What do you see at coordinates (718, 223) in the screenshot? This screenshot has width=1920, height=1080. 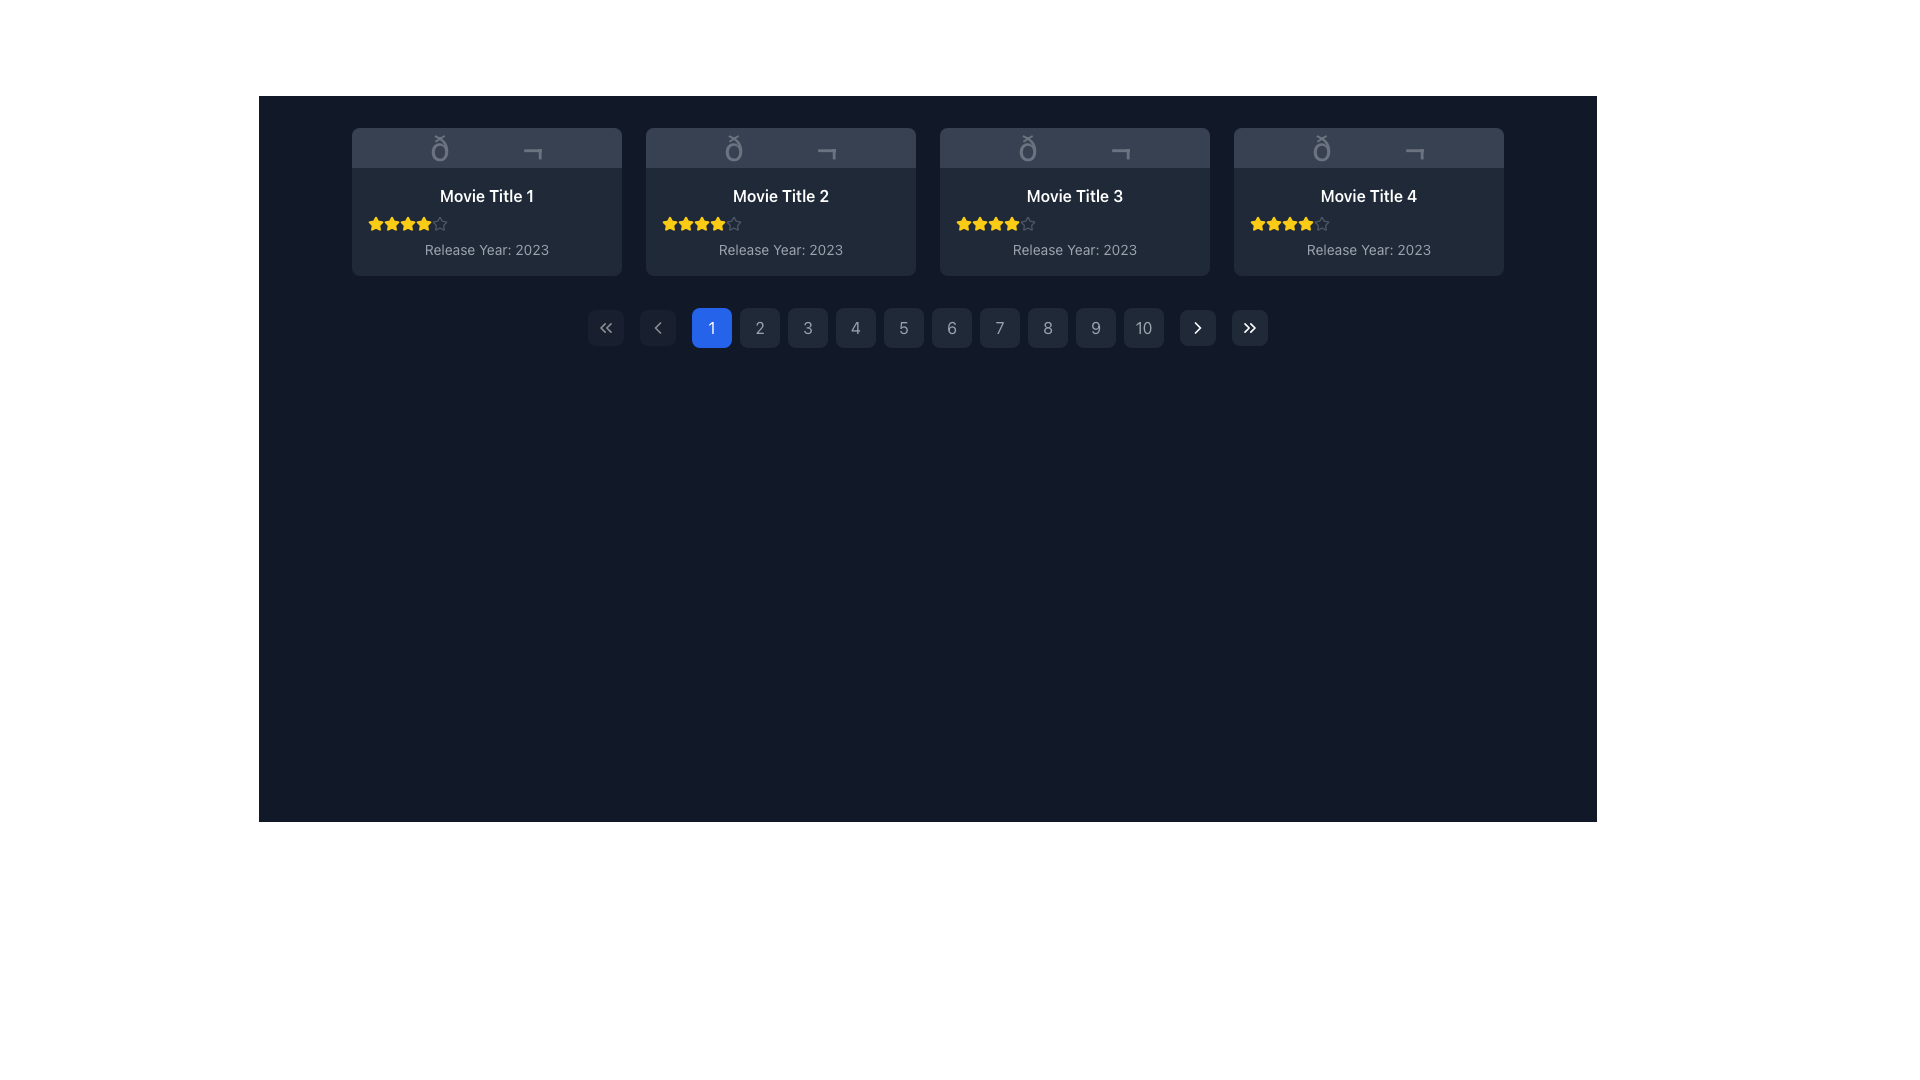 I see `the third yellow star rating icon for the movie 'Movie Title 2'` at bounding box center [718, 223].